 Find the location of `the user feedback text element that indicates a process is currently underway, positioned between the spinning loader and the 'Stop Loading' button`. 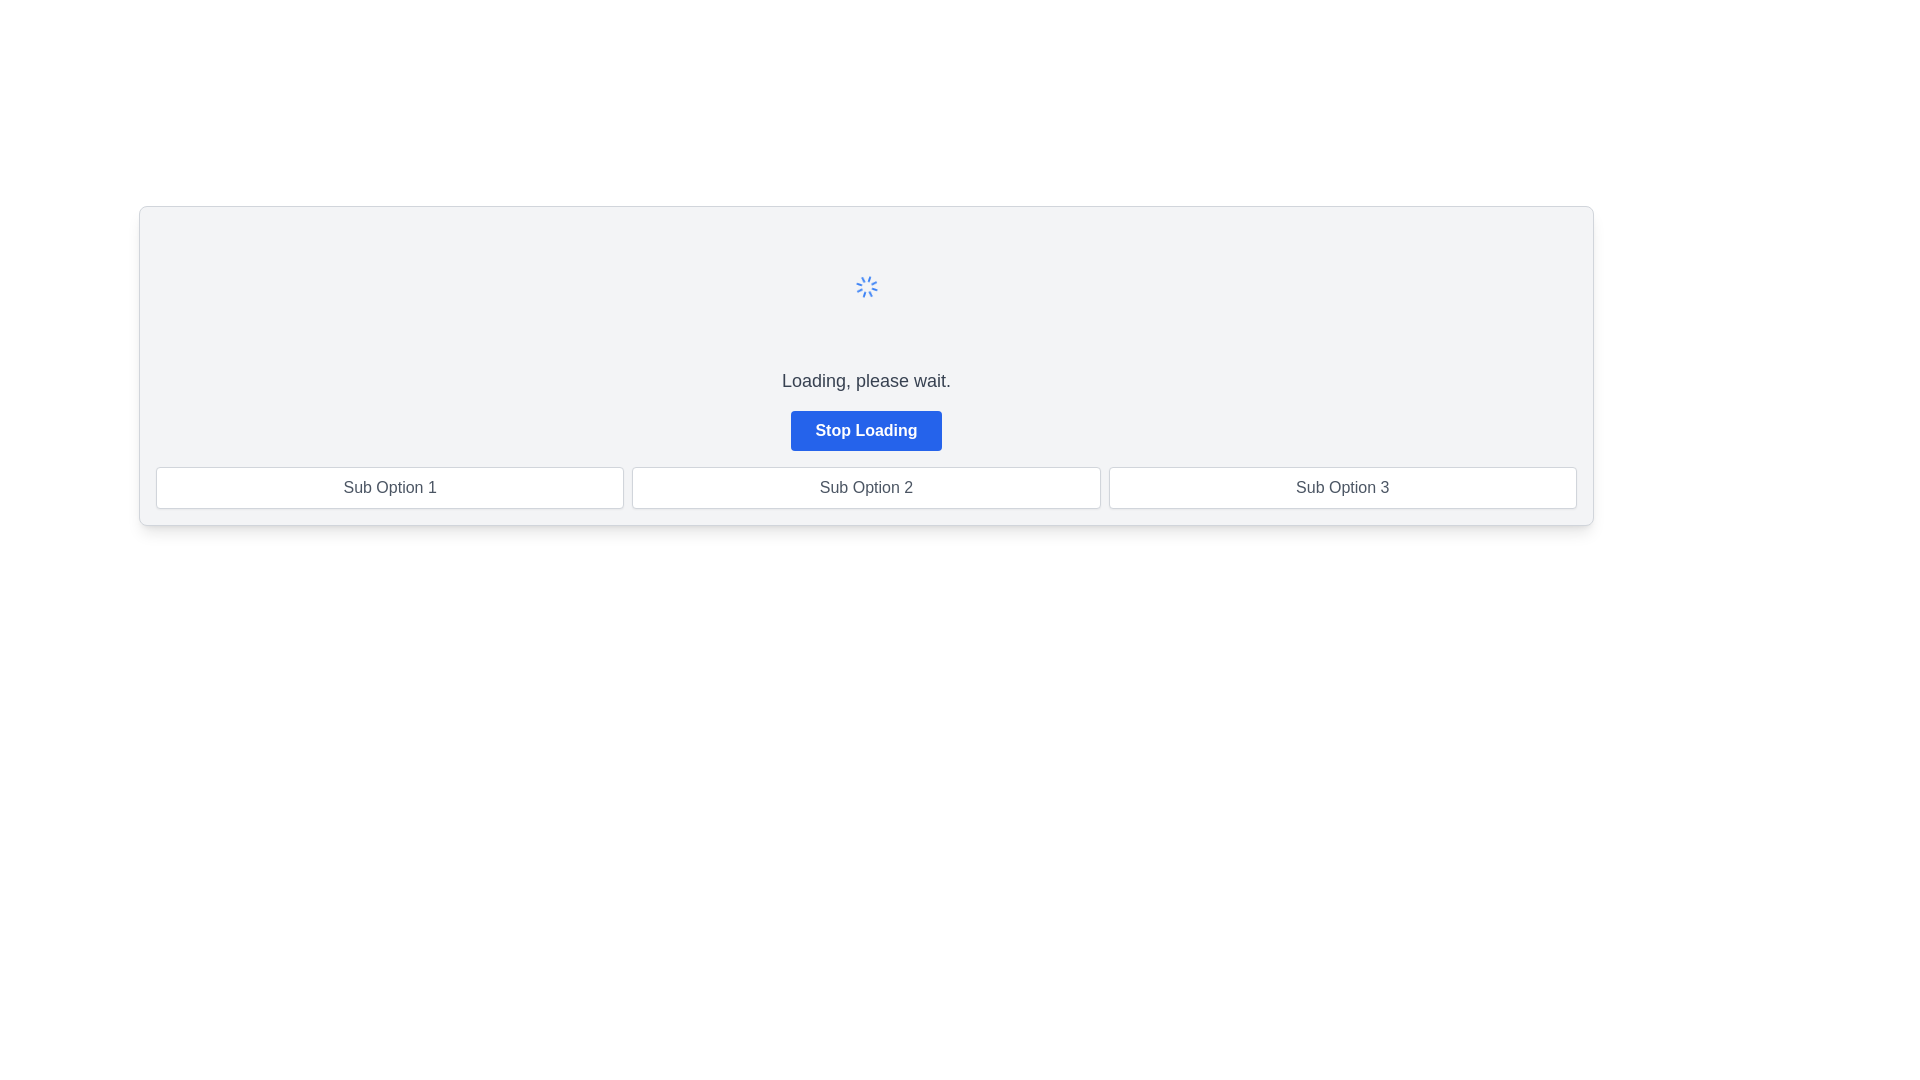

the user feedback text element that indicates a process is currently underway, positioned between the spinning loader and the 'Stop Loading' button is located at coordinates (866, 381).